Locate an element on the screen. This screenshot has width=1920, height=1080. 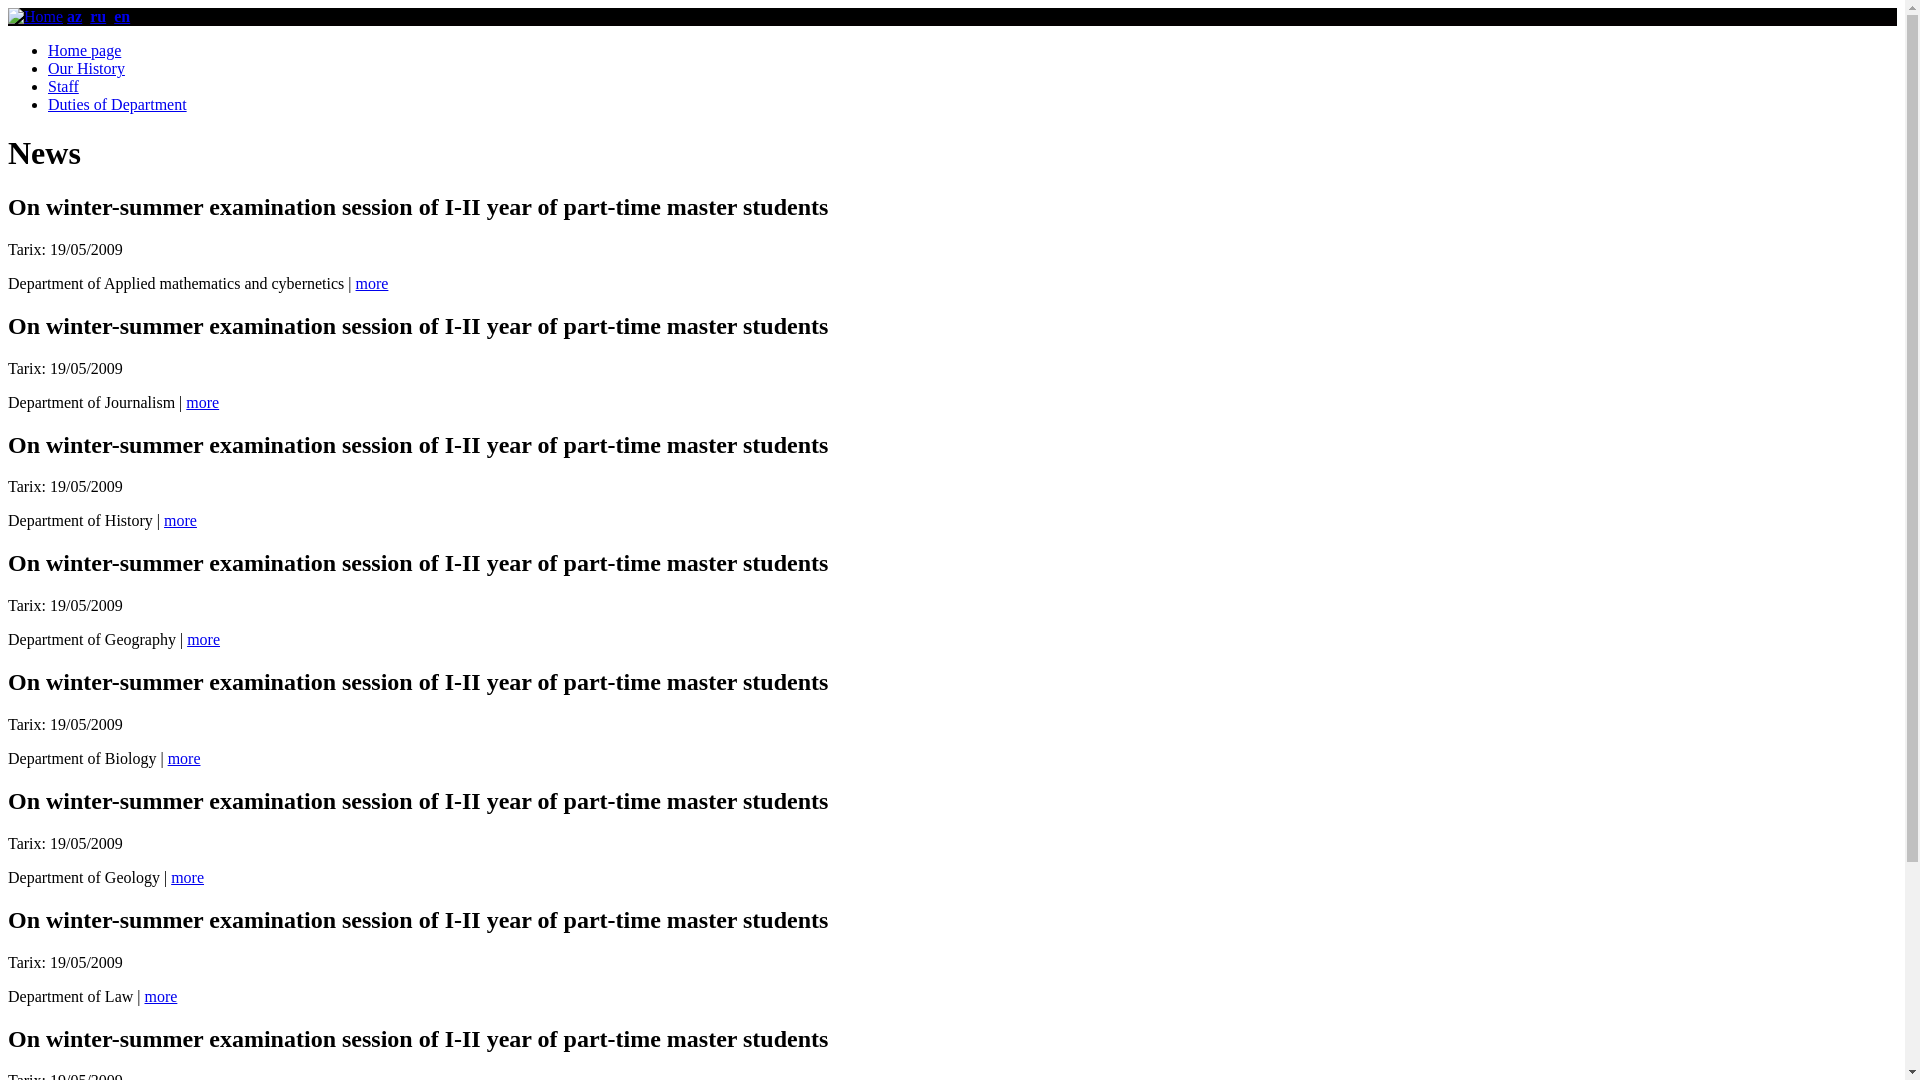
'az' is located at coordinates (67, 16).